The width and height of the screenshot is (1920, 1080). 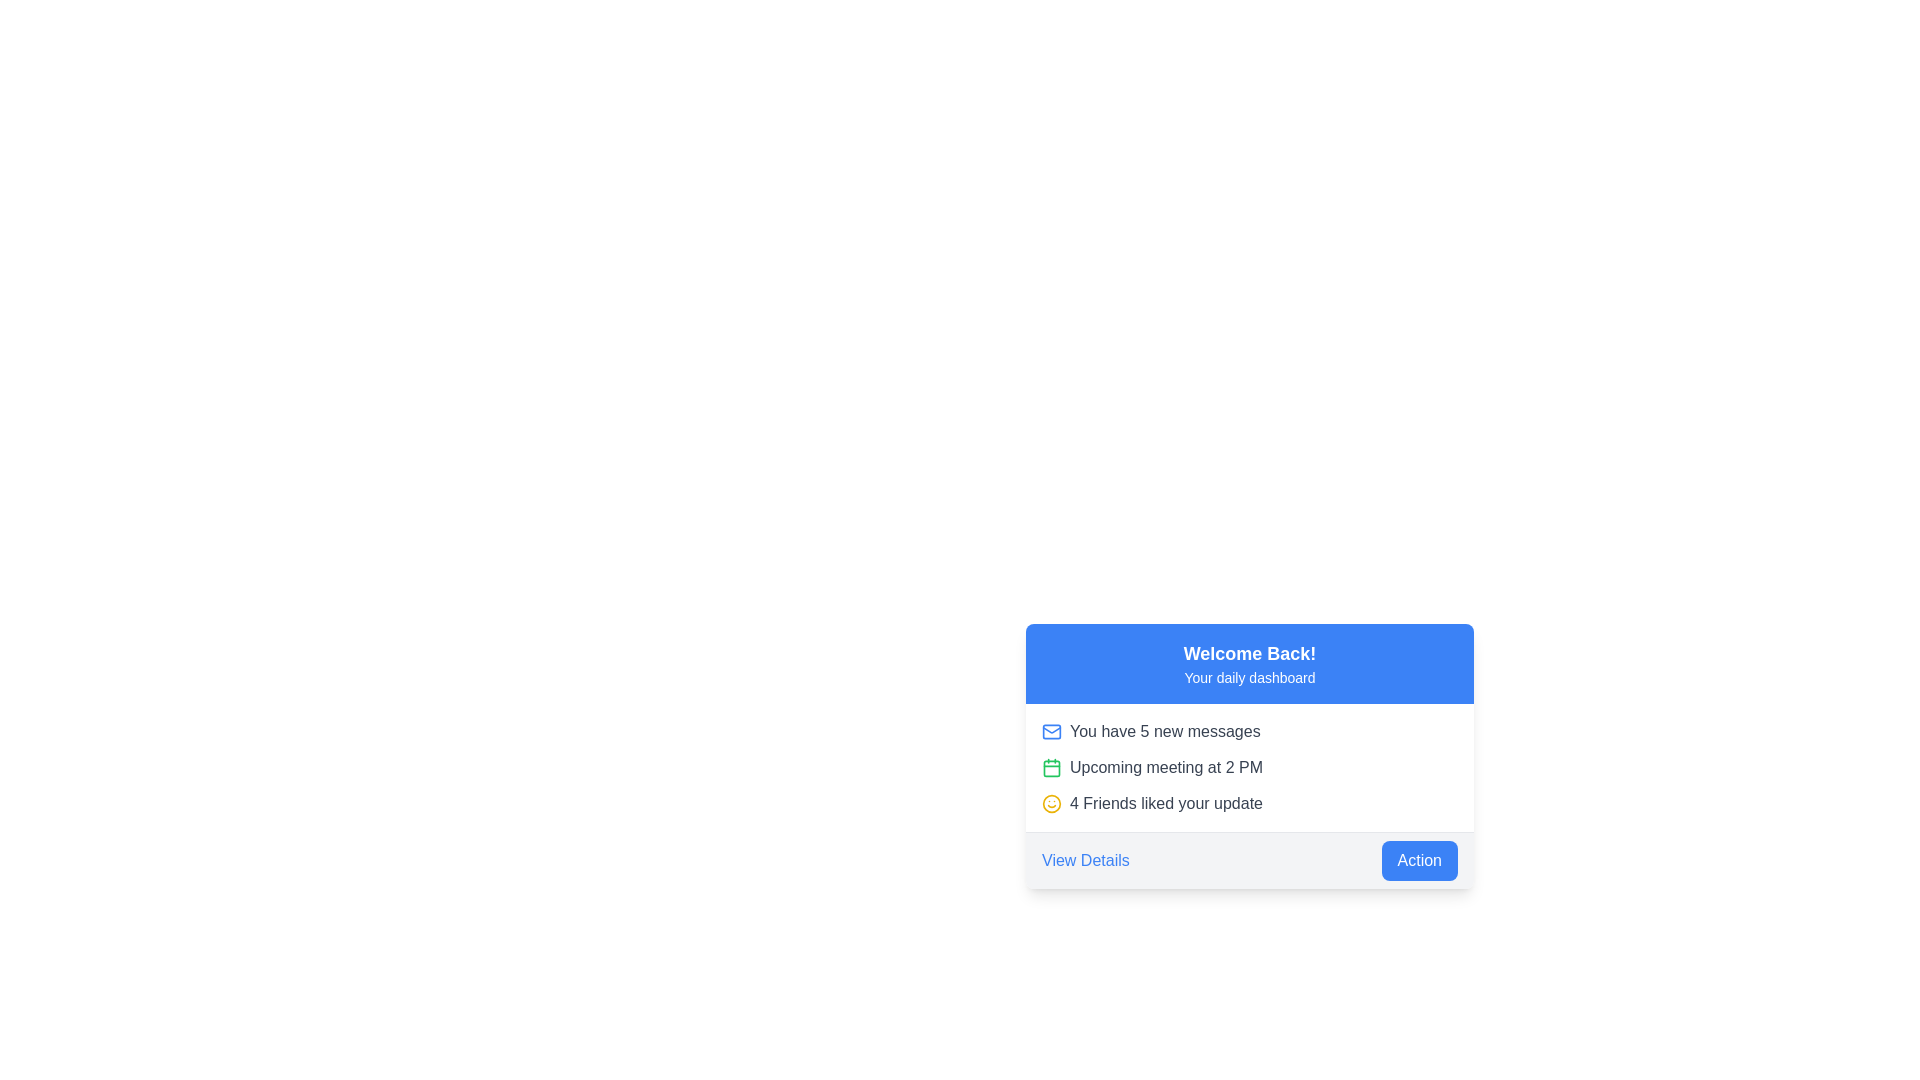 I want to click on the small blue email icon, which is an outline of an envelope, located to the left of the text 'You have 5 new messages' in the notification list, so click(x=1050, y=732).